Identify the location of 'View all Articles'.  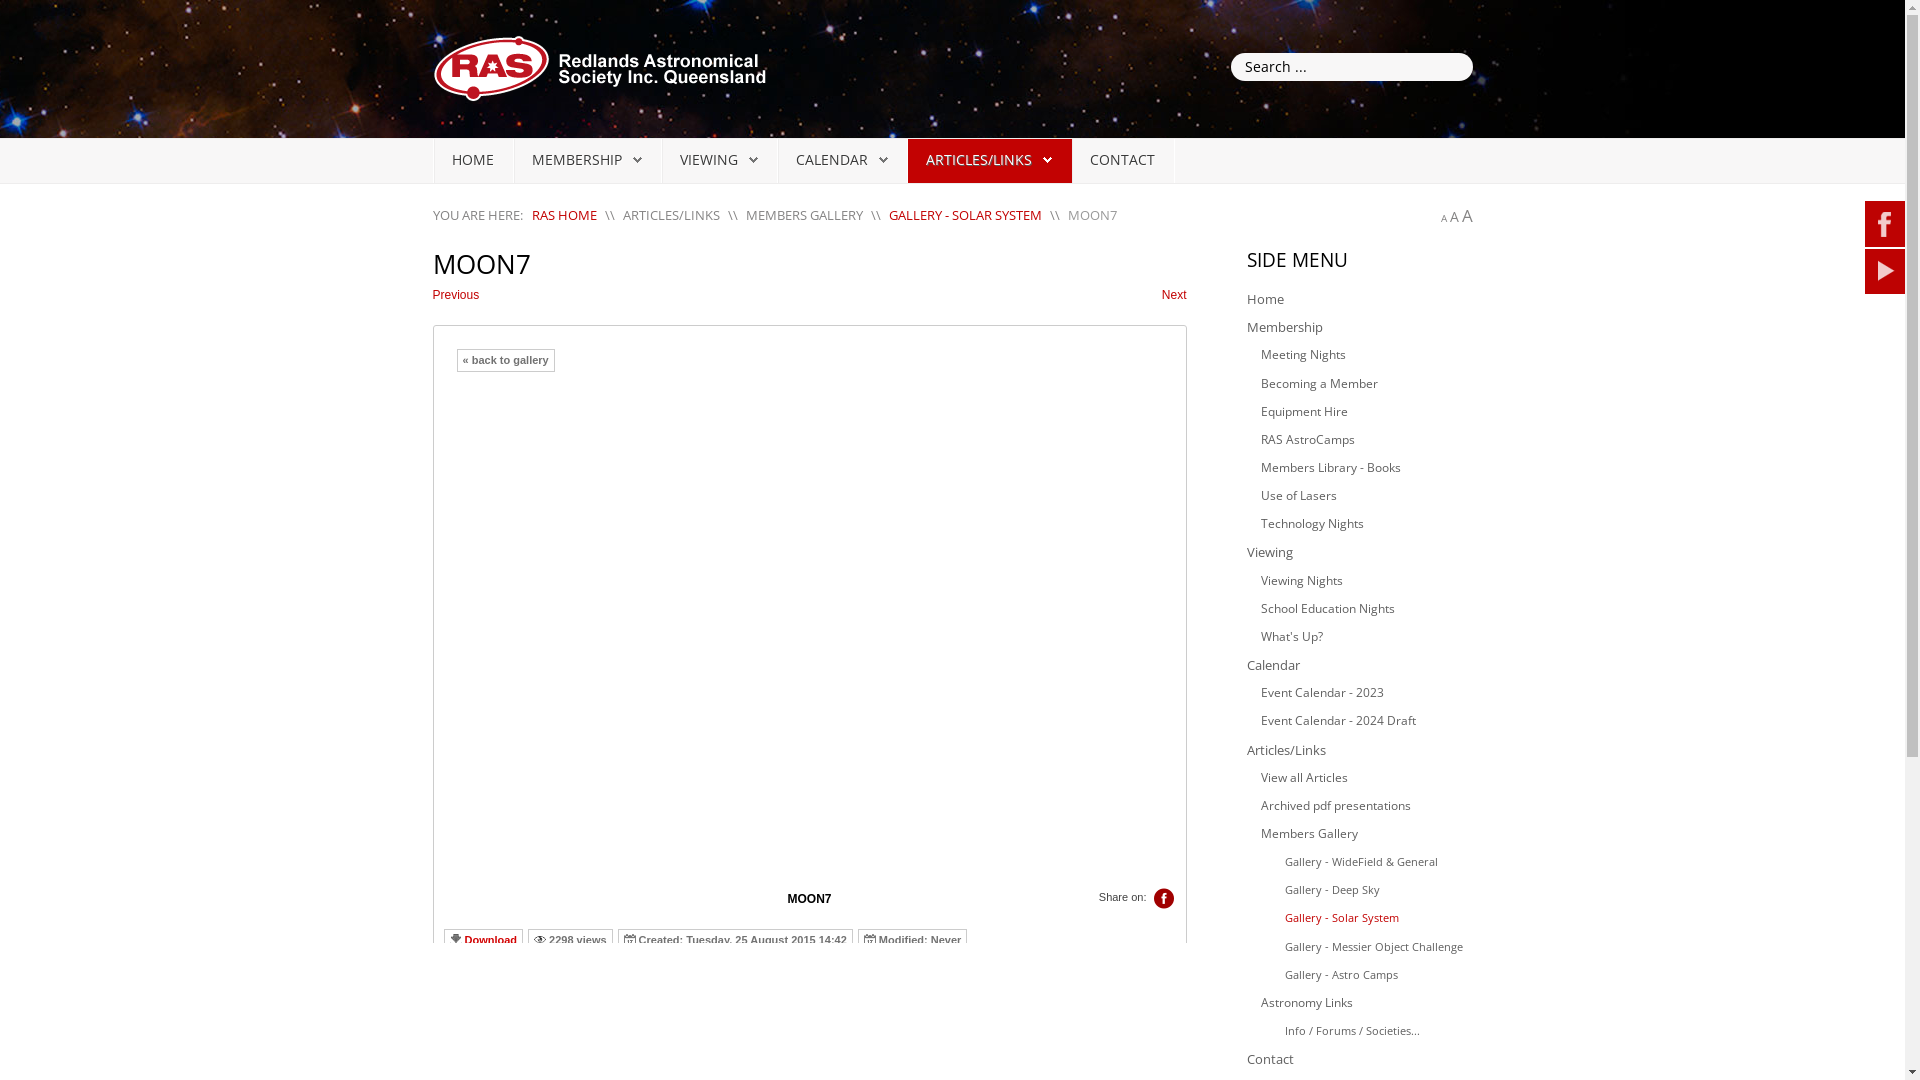
(1365, 777).